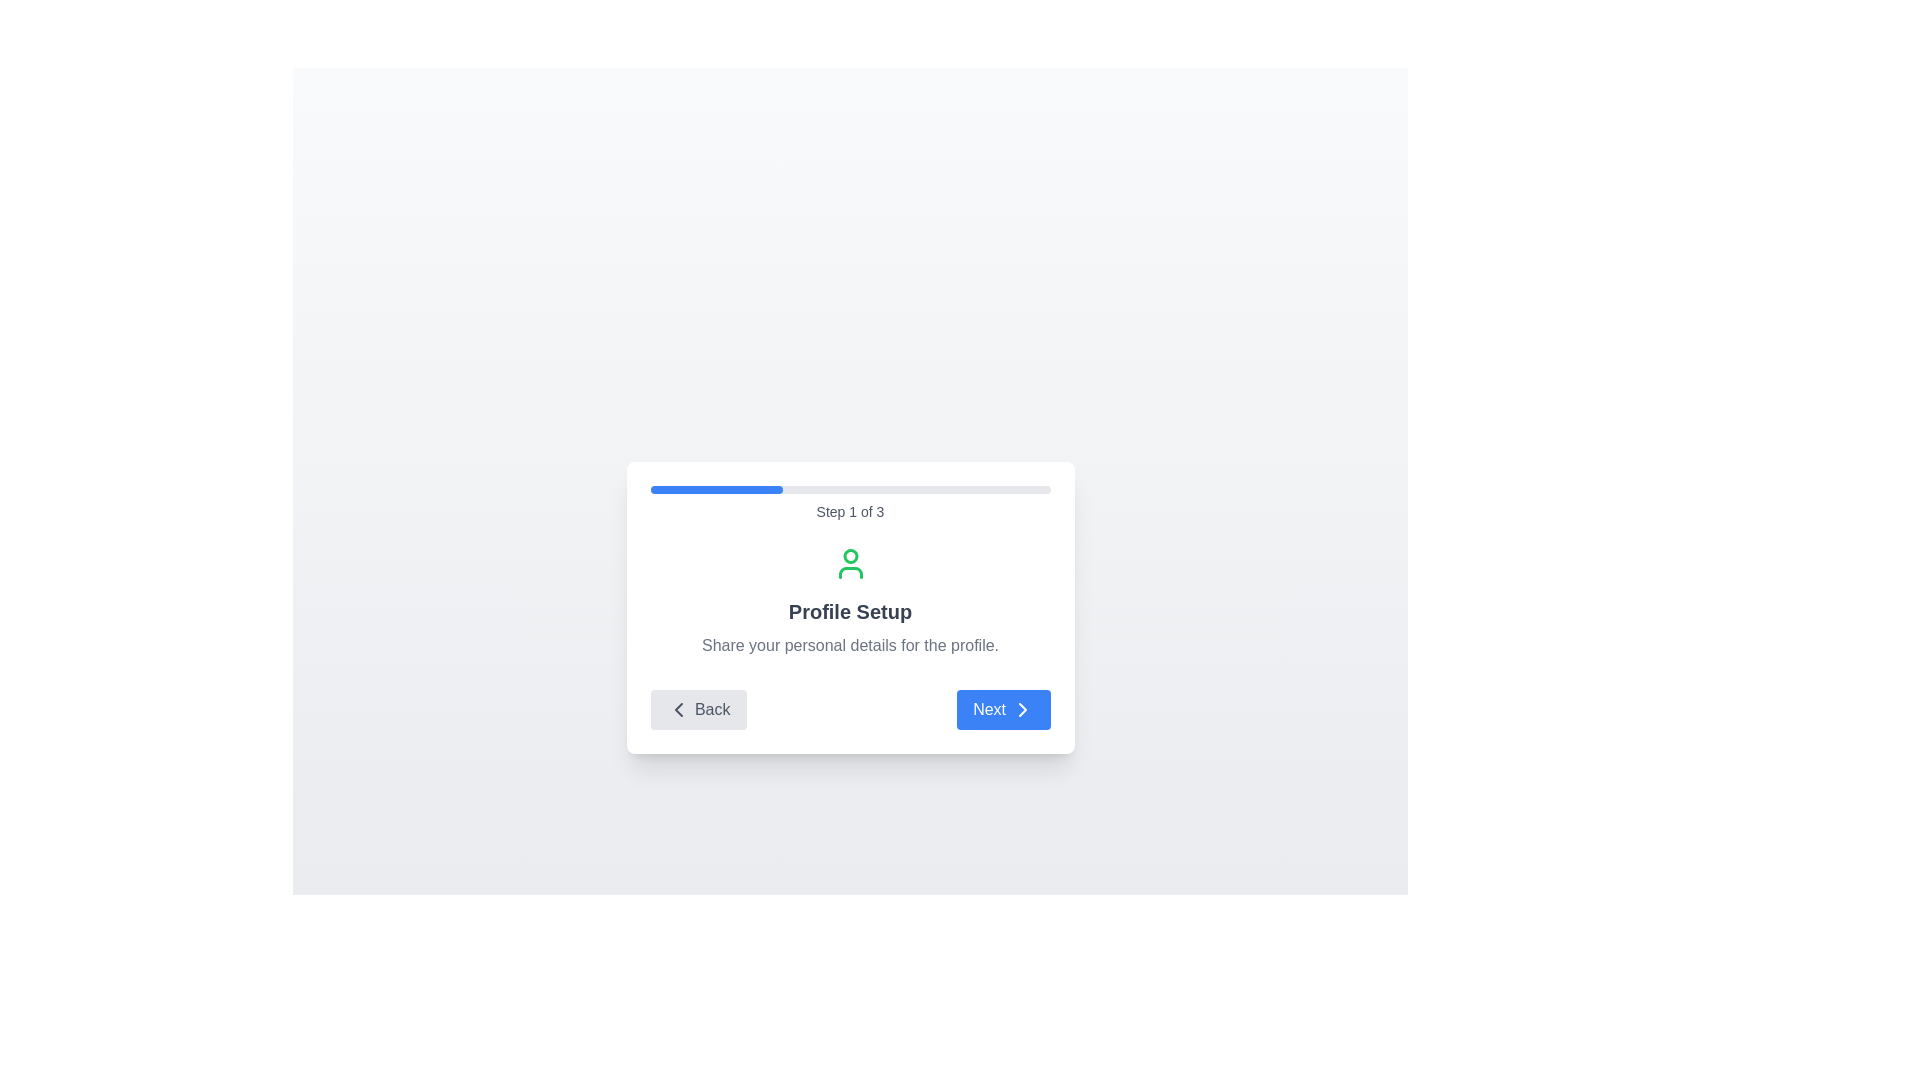 The image size is (1920, 1080). Describe the element at coordinates (850, 502) in the screenshot. I see `the Progress Indicator with Descriptive Text located above the 'Profile Setup' title` at that location.